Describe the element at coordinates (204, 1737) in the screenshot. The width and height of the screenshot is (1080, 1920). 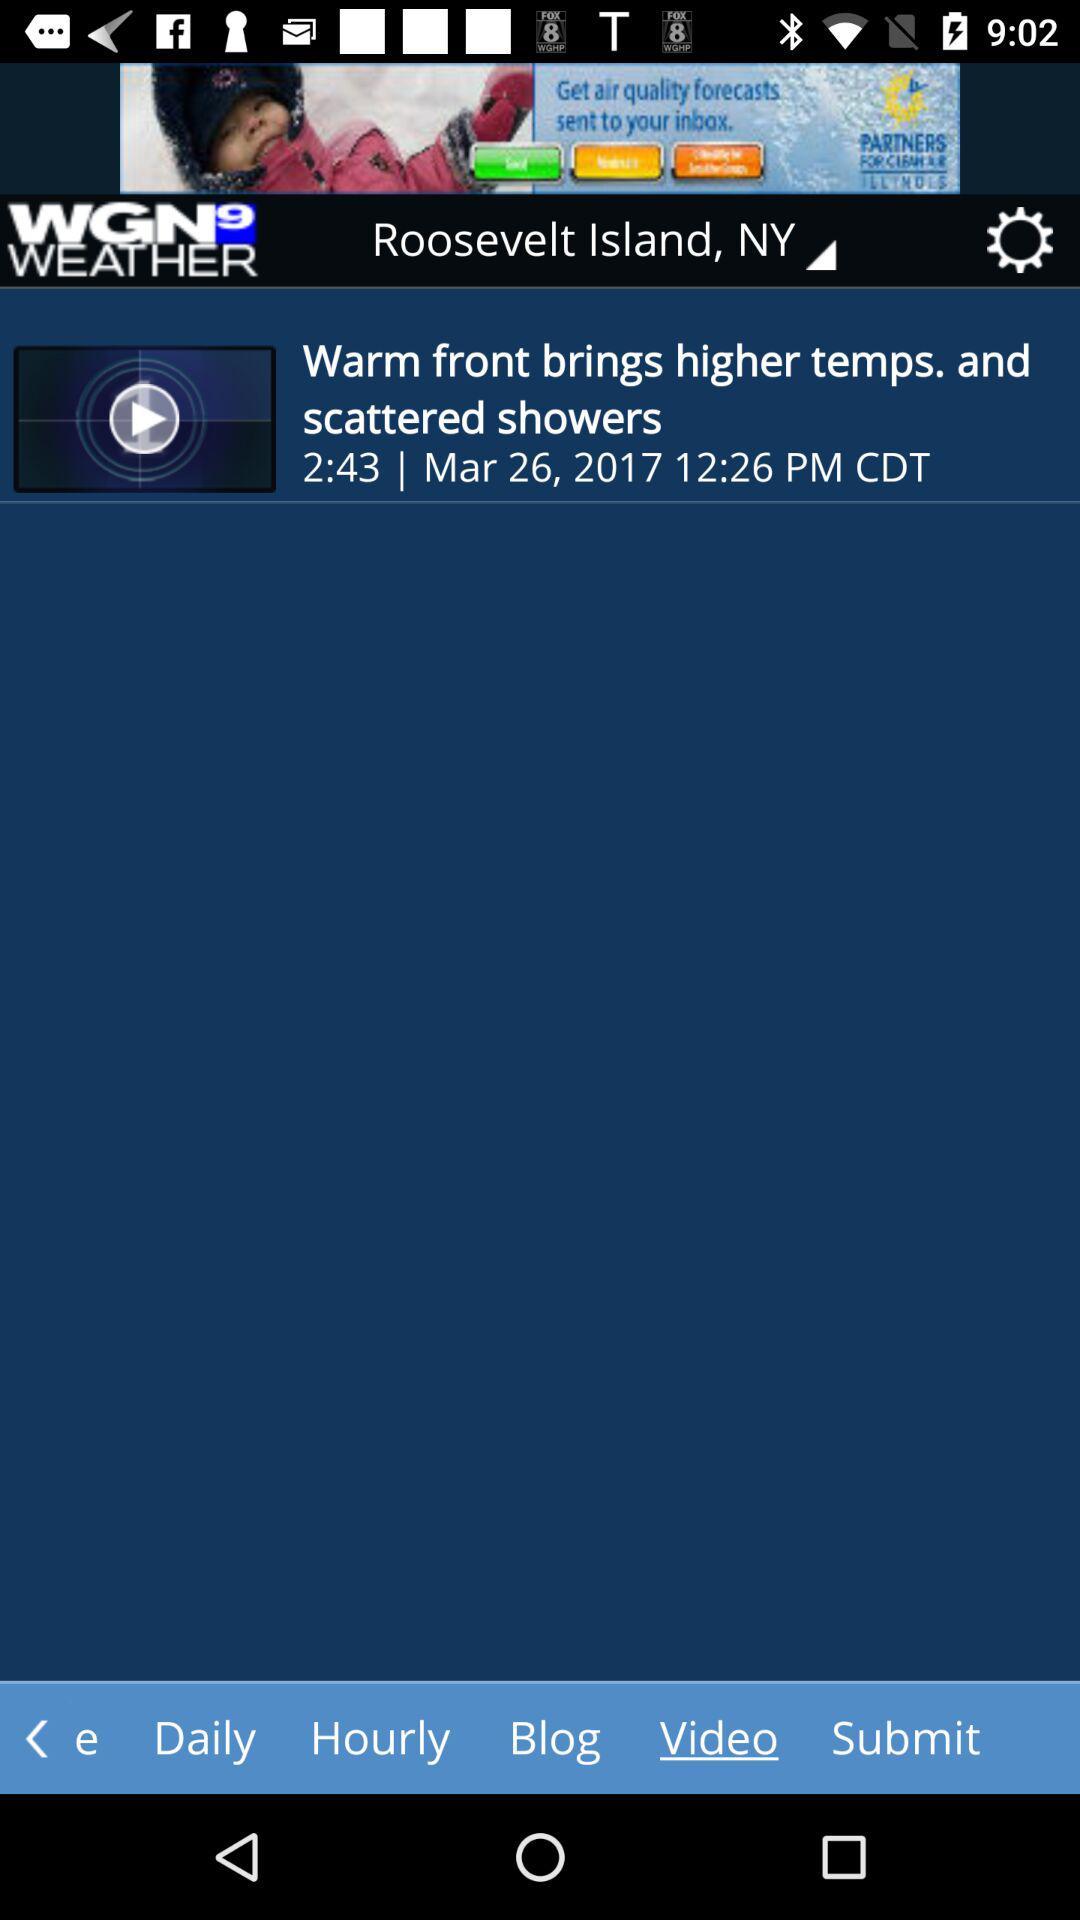
I see `daily` at that location.